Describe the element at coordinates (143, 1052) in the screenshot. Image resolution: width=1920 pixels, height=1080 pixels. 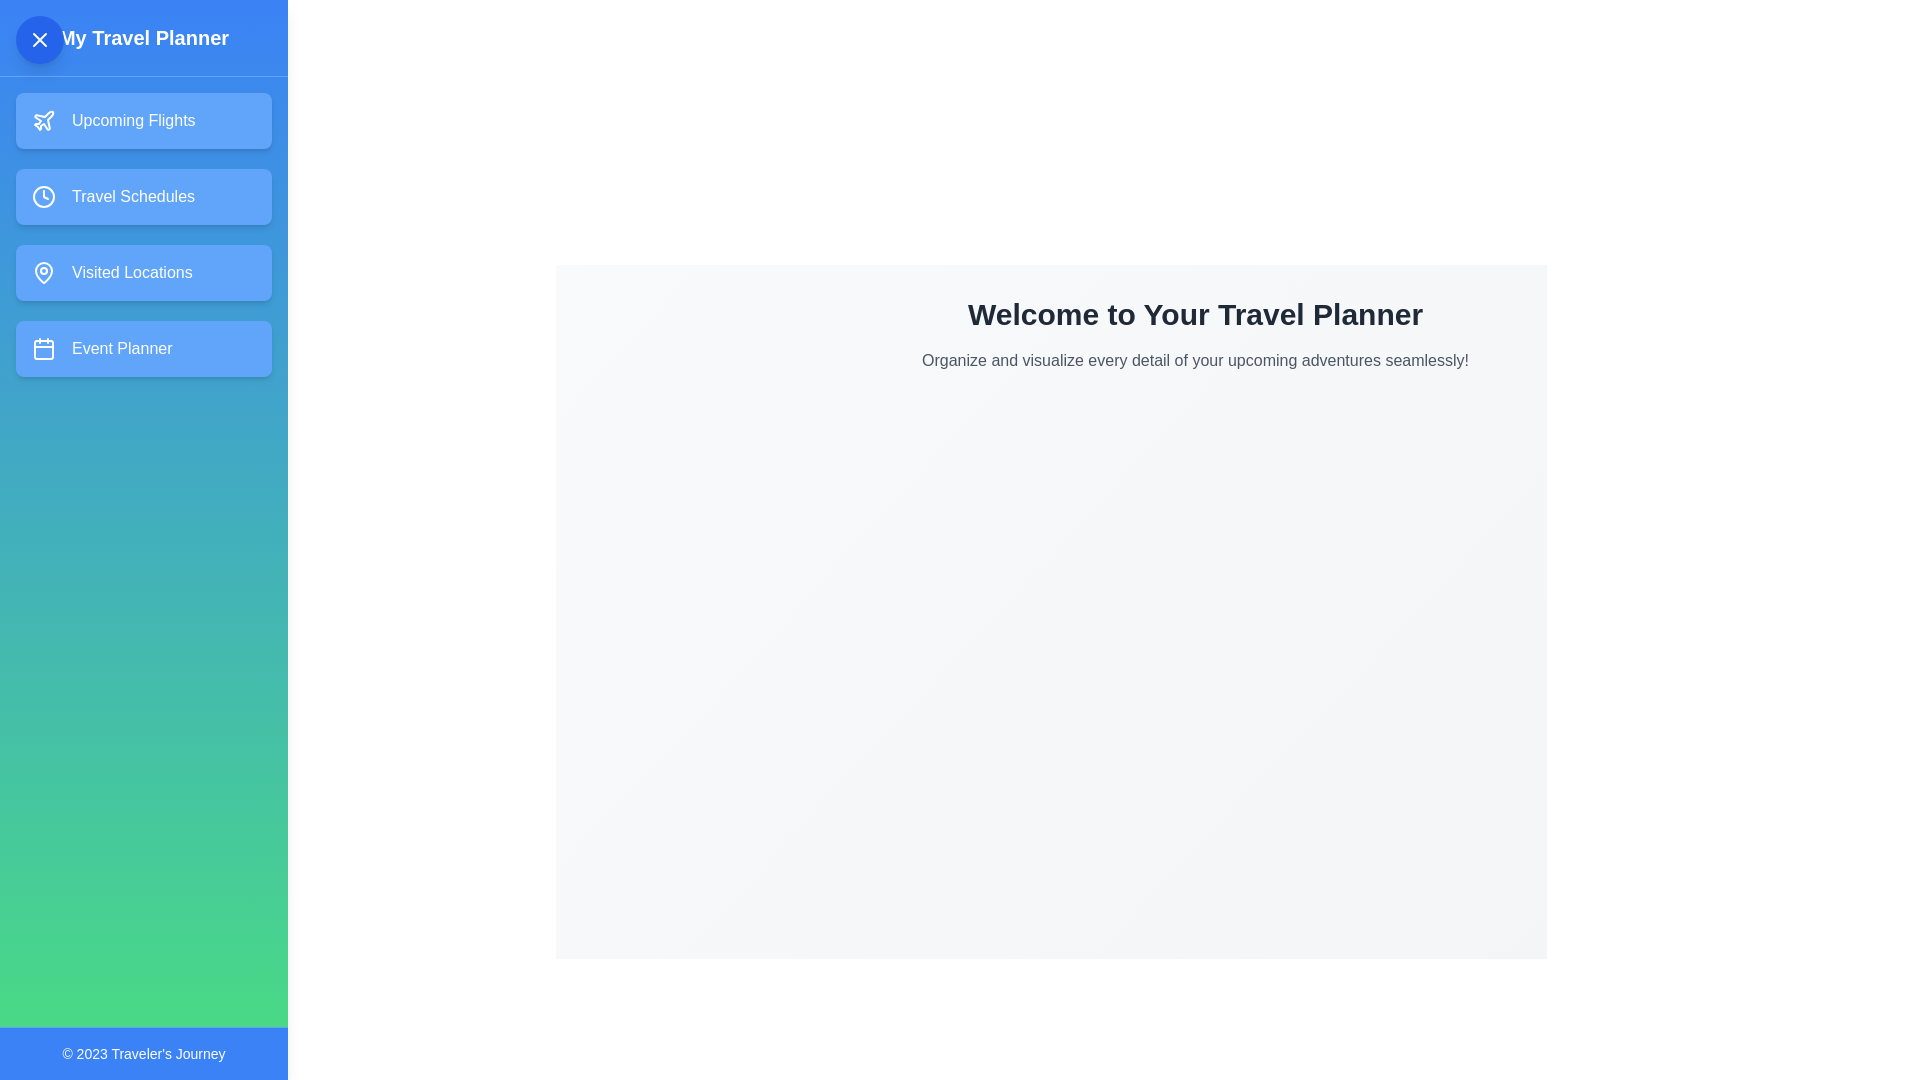
I see `the text label that reads '© 2023 Traveler's Journey', which is located in the footer area with a blue background` at that location.